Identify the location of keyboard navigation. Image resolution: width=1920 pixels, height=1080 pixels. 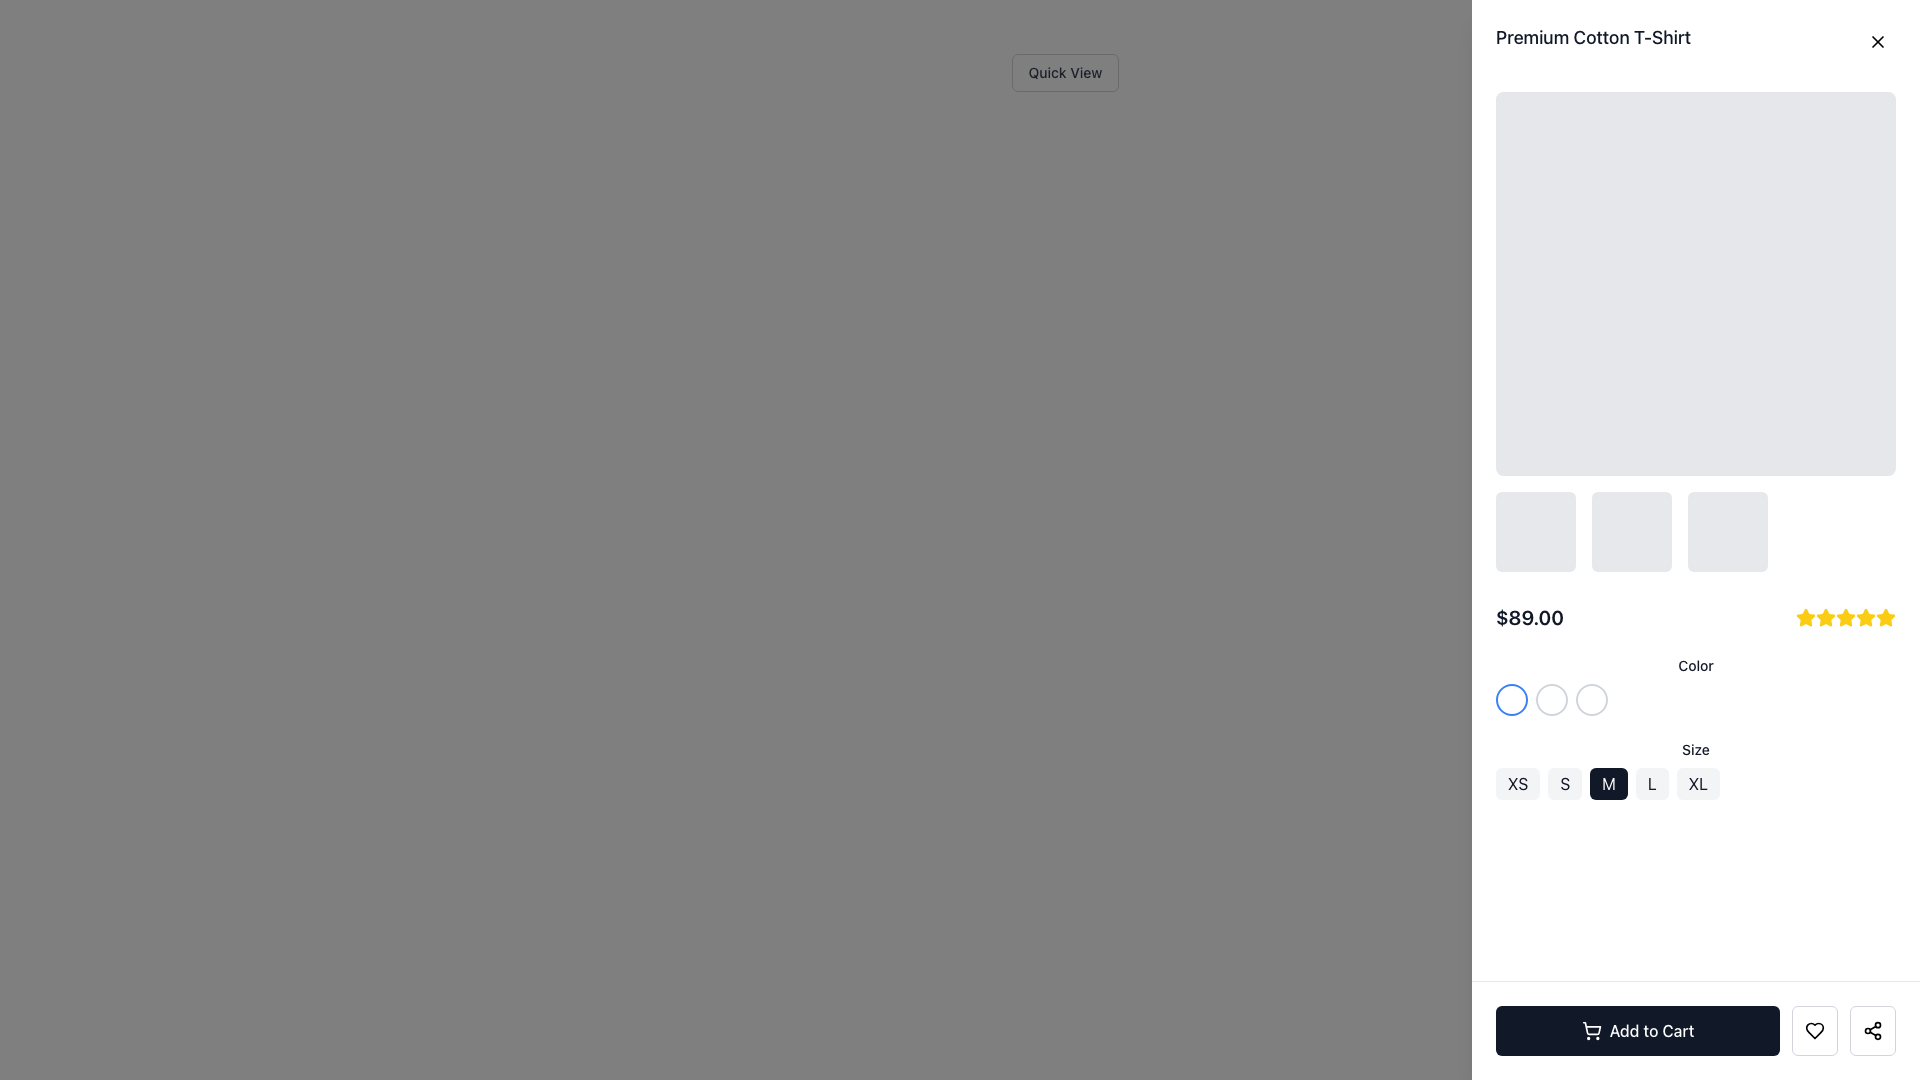
(1825, 616).